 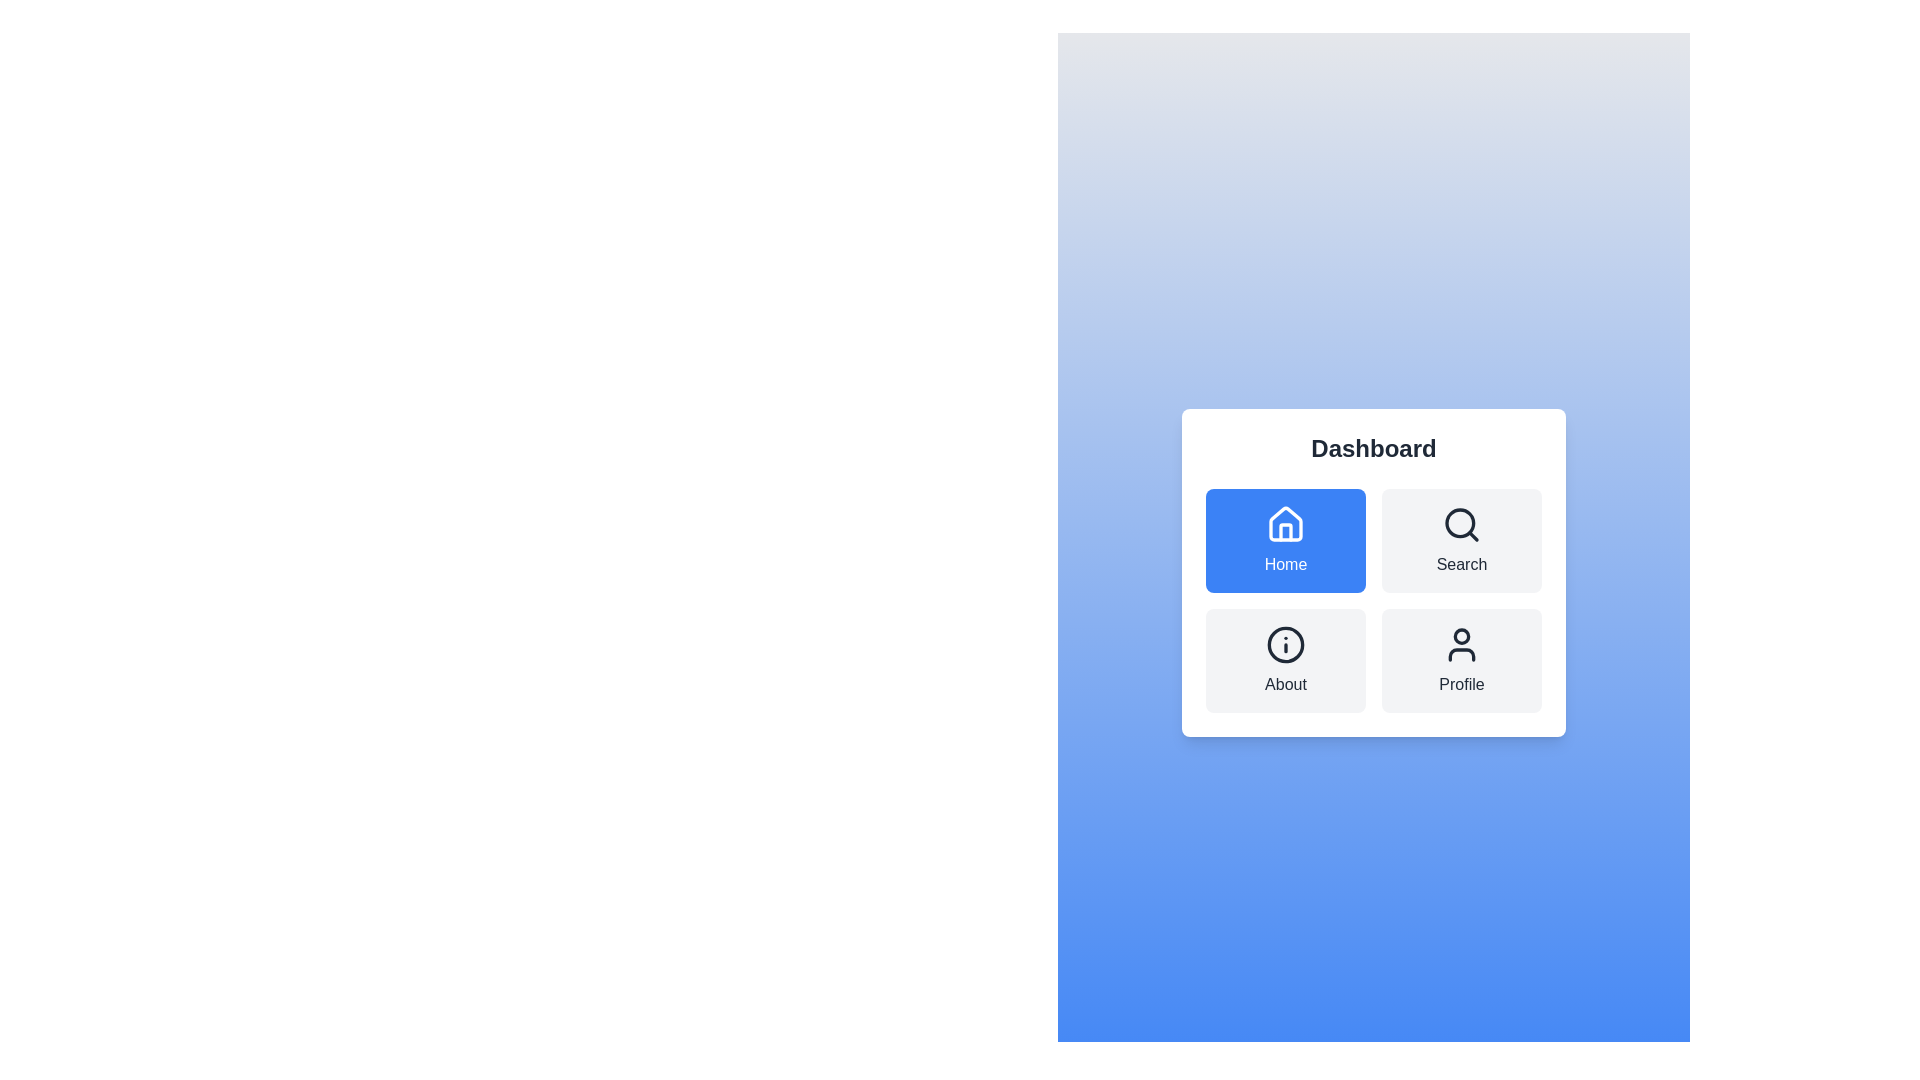 I want to click on the 'Home' button located in the upper left corner of the grid layout, so click(x=1286, y=540).